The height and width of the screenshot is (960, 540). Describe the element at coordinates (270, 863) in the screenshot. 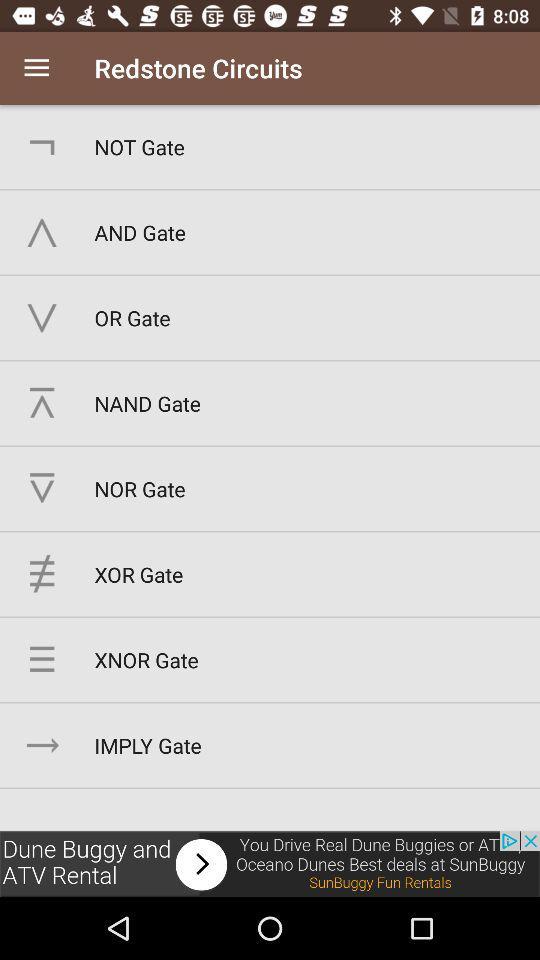

I see `advertisements image` at that location.